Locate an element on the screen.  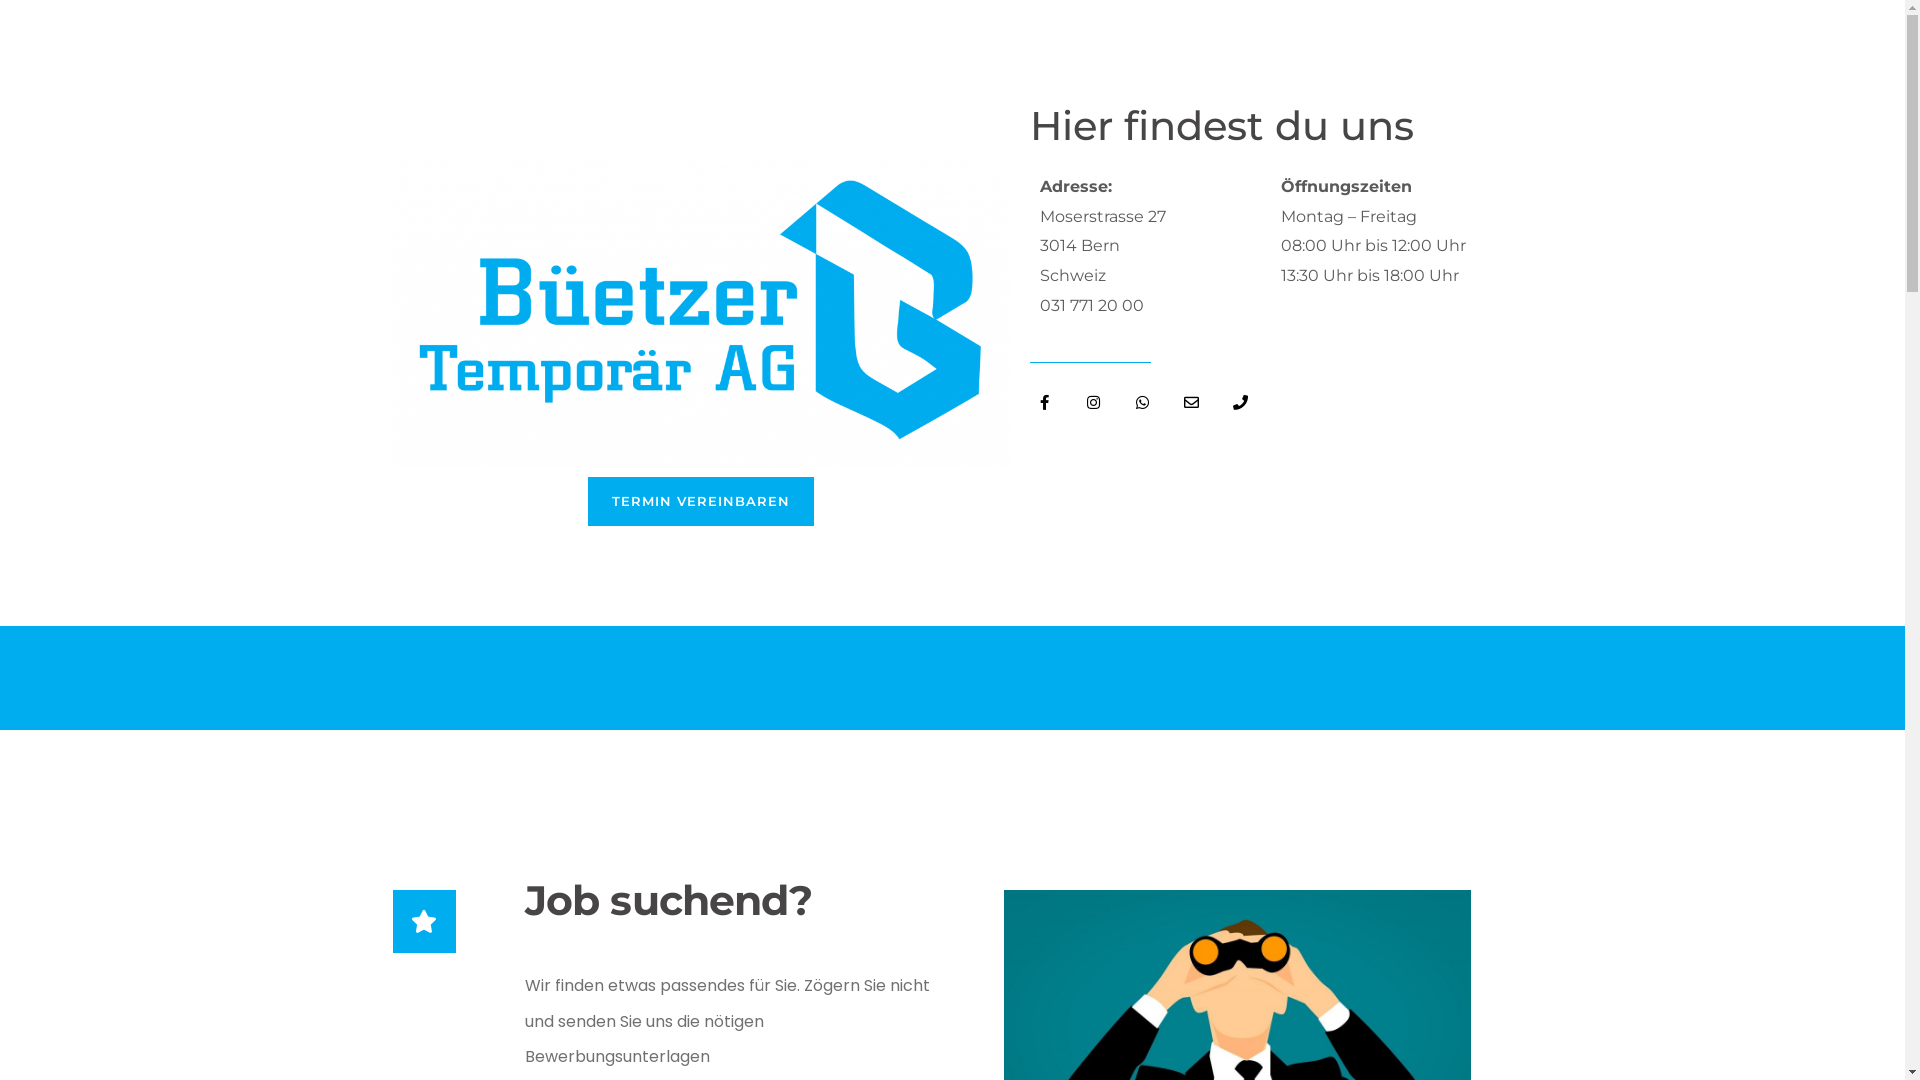
'Whatsapp' is located at coordinates (1142, 402).